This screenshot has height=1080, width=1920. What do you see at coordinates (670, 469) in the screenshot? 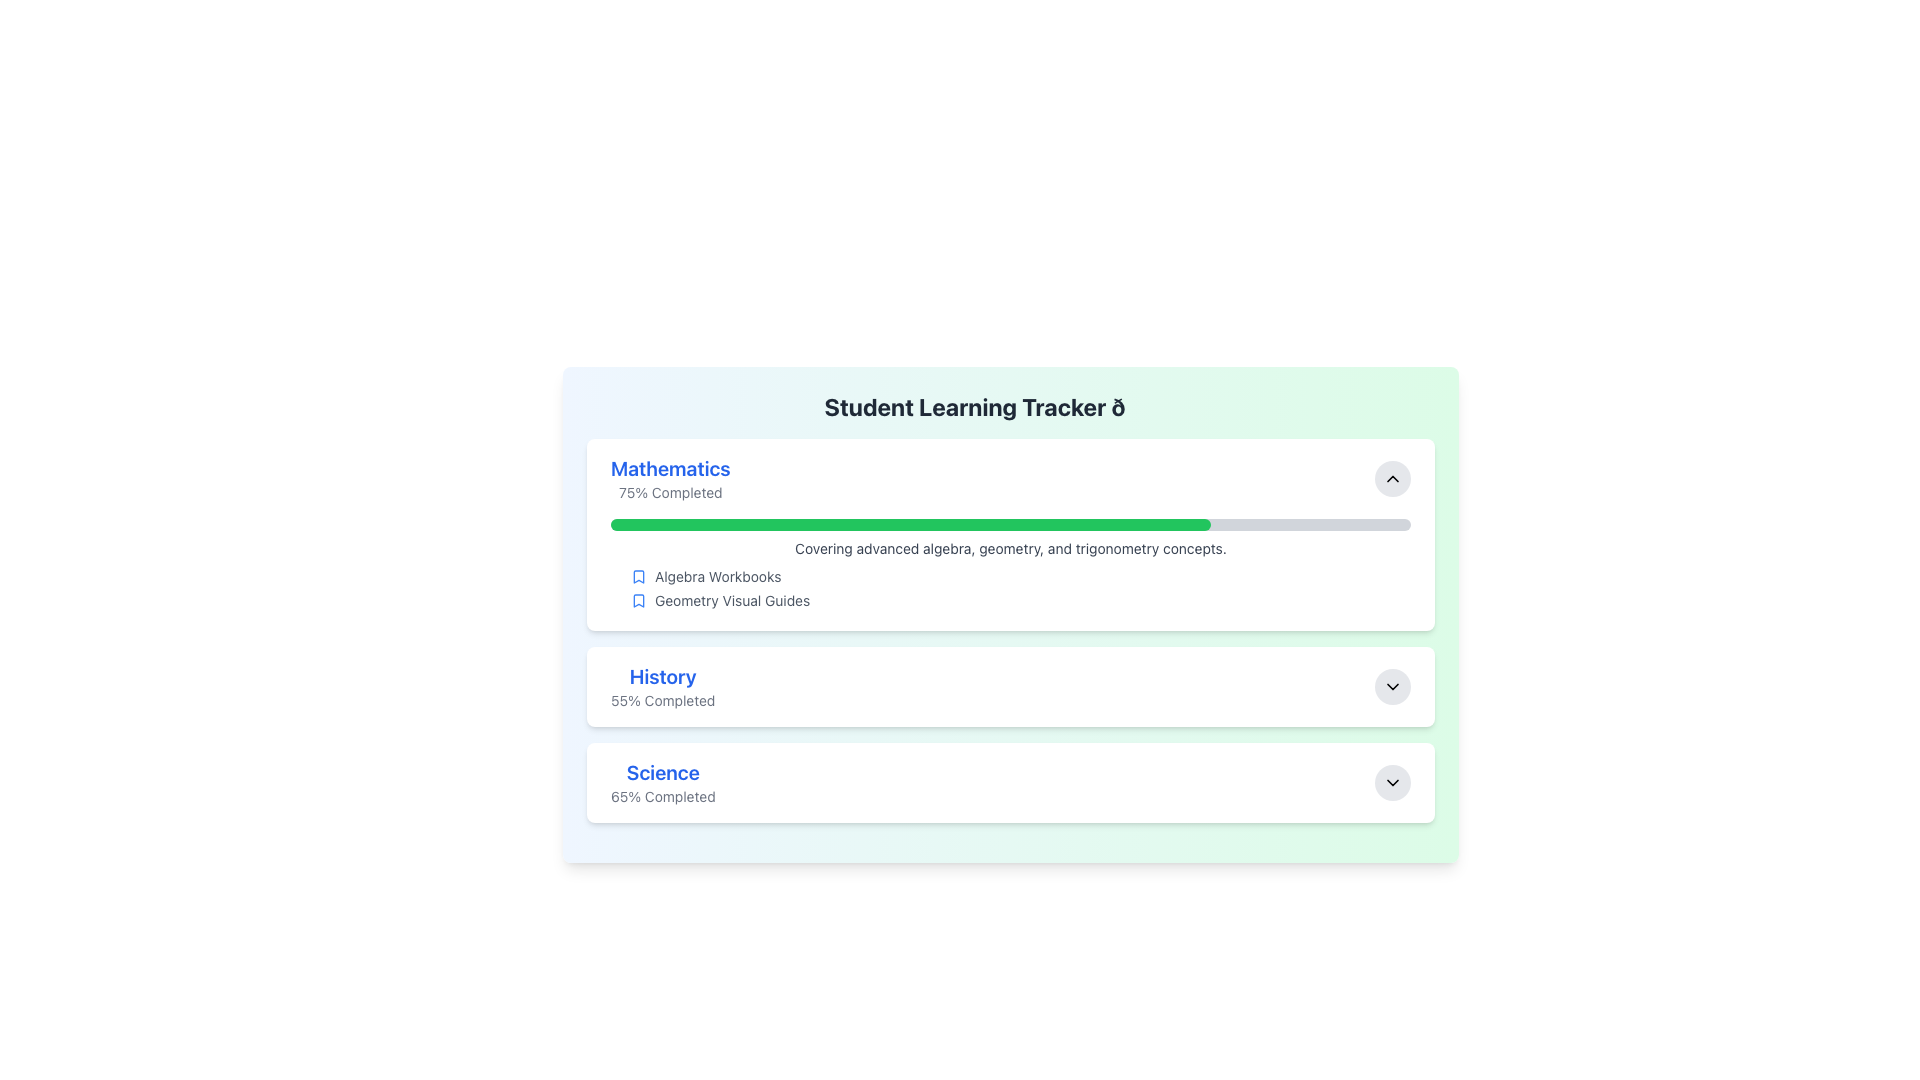
I see `the text label indicating 'Mathematics', which serves as the header for the progress tracking section` at bounding box center [670, 469].